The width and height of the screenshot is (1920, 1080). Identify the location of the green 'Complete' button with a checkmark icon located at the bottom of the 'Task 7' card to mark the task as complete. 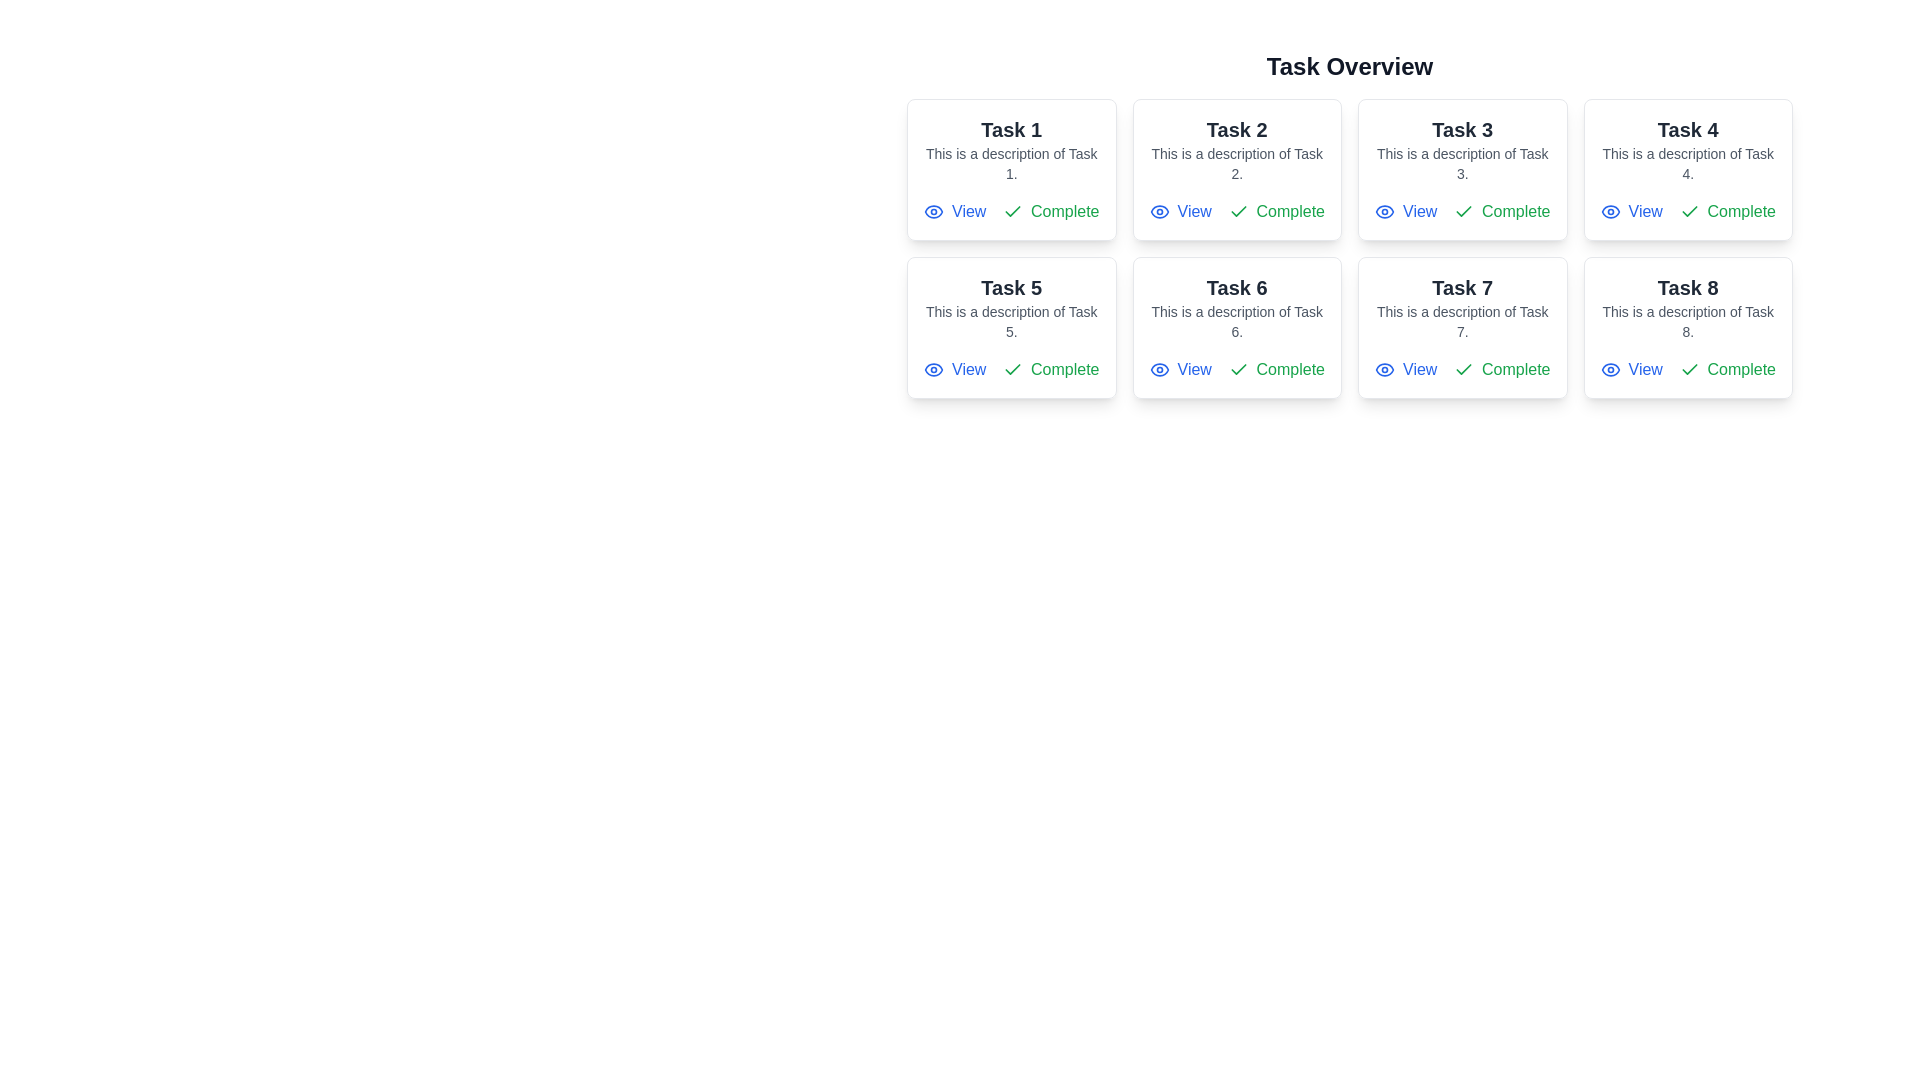
(1502, 370).